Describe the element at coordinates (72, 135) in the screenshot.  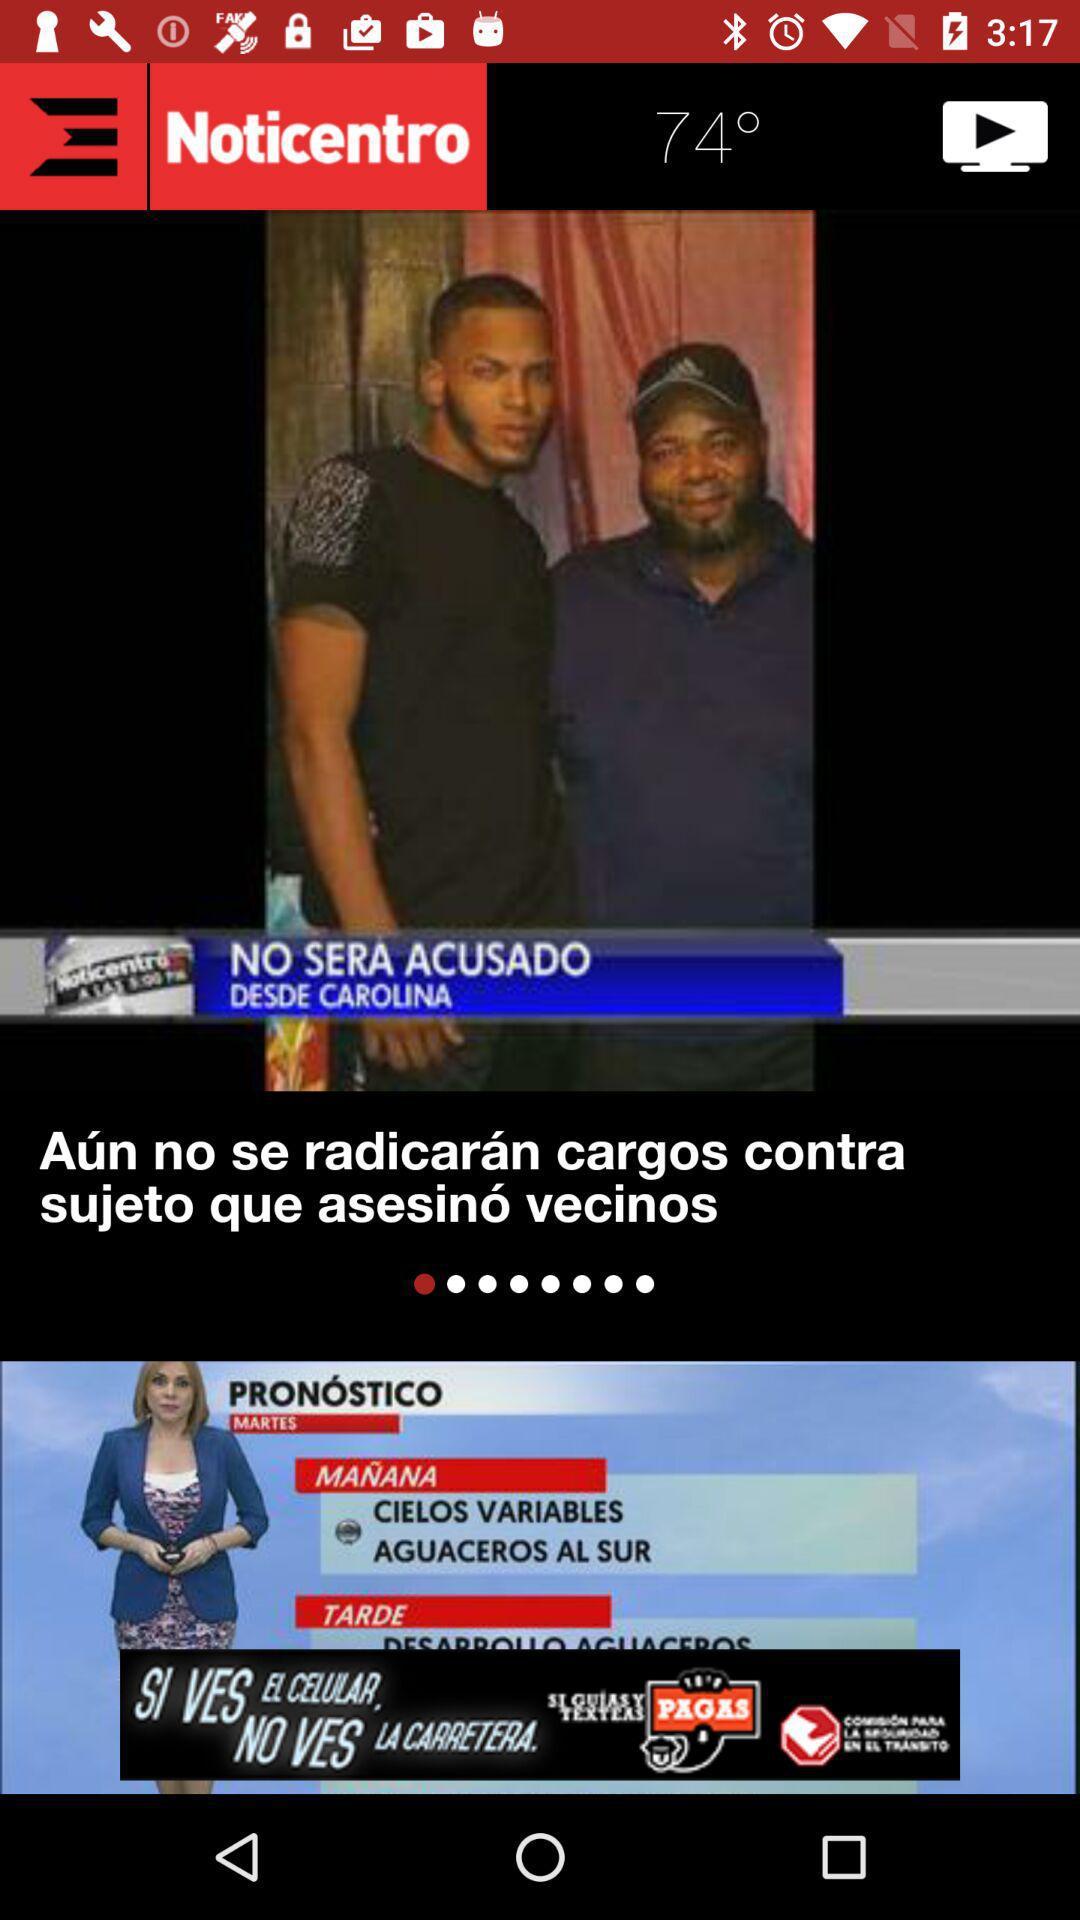
I see `menu option` at that location.